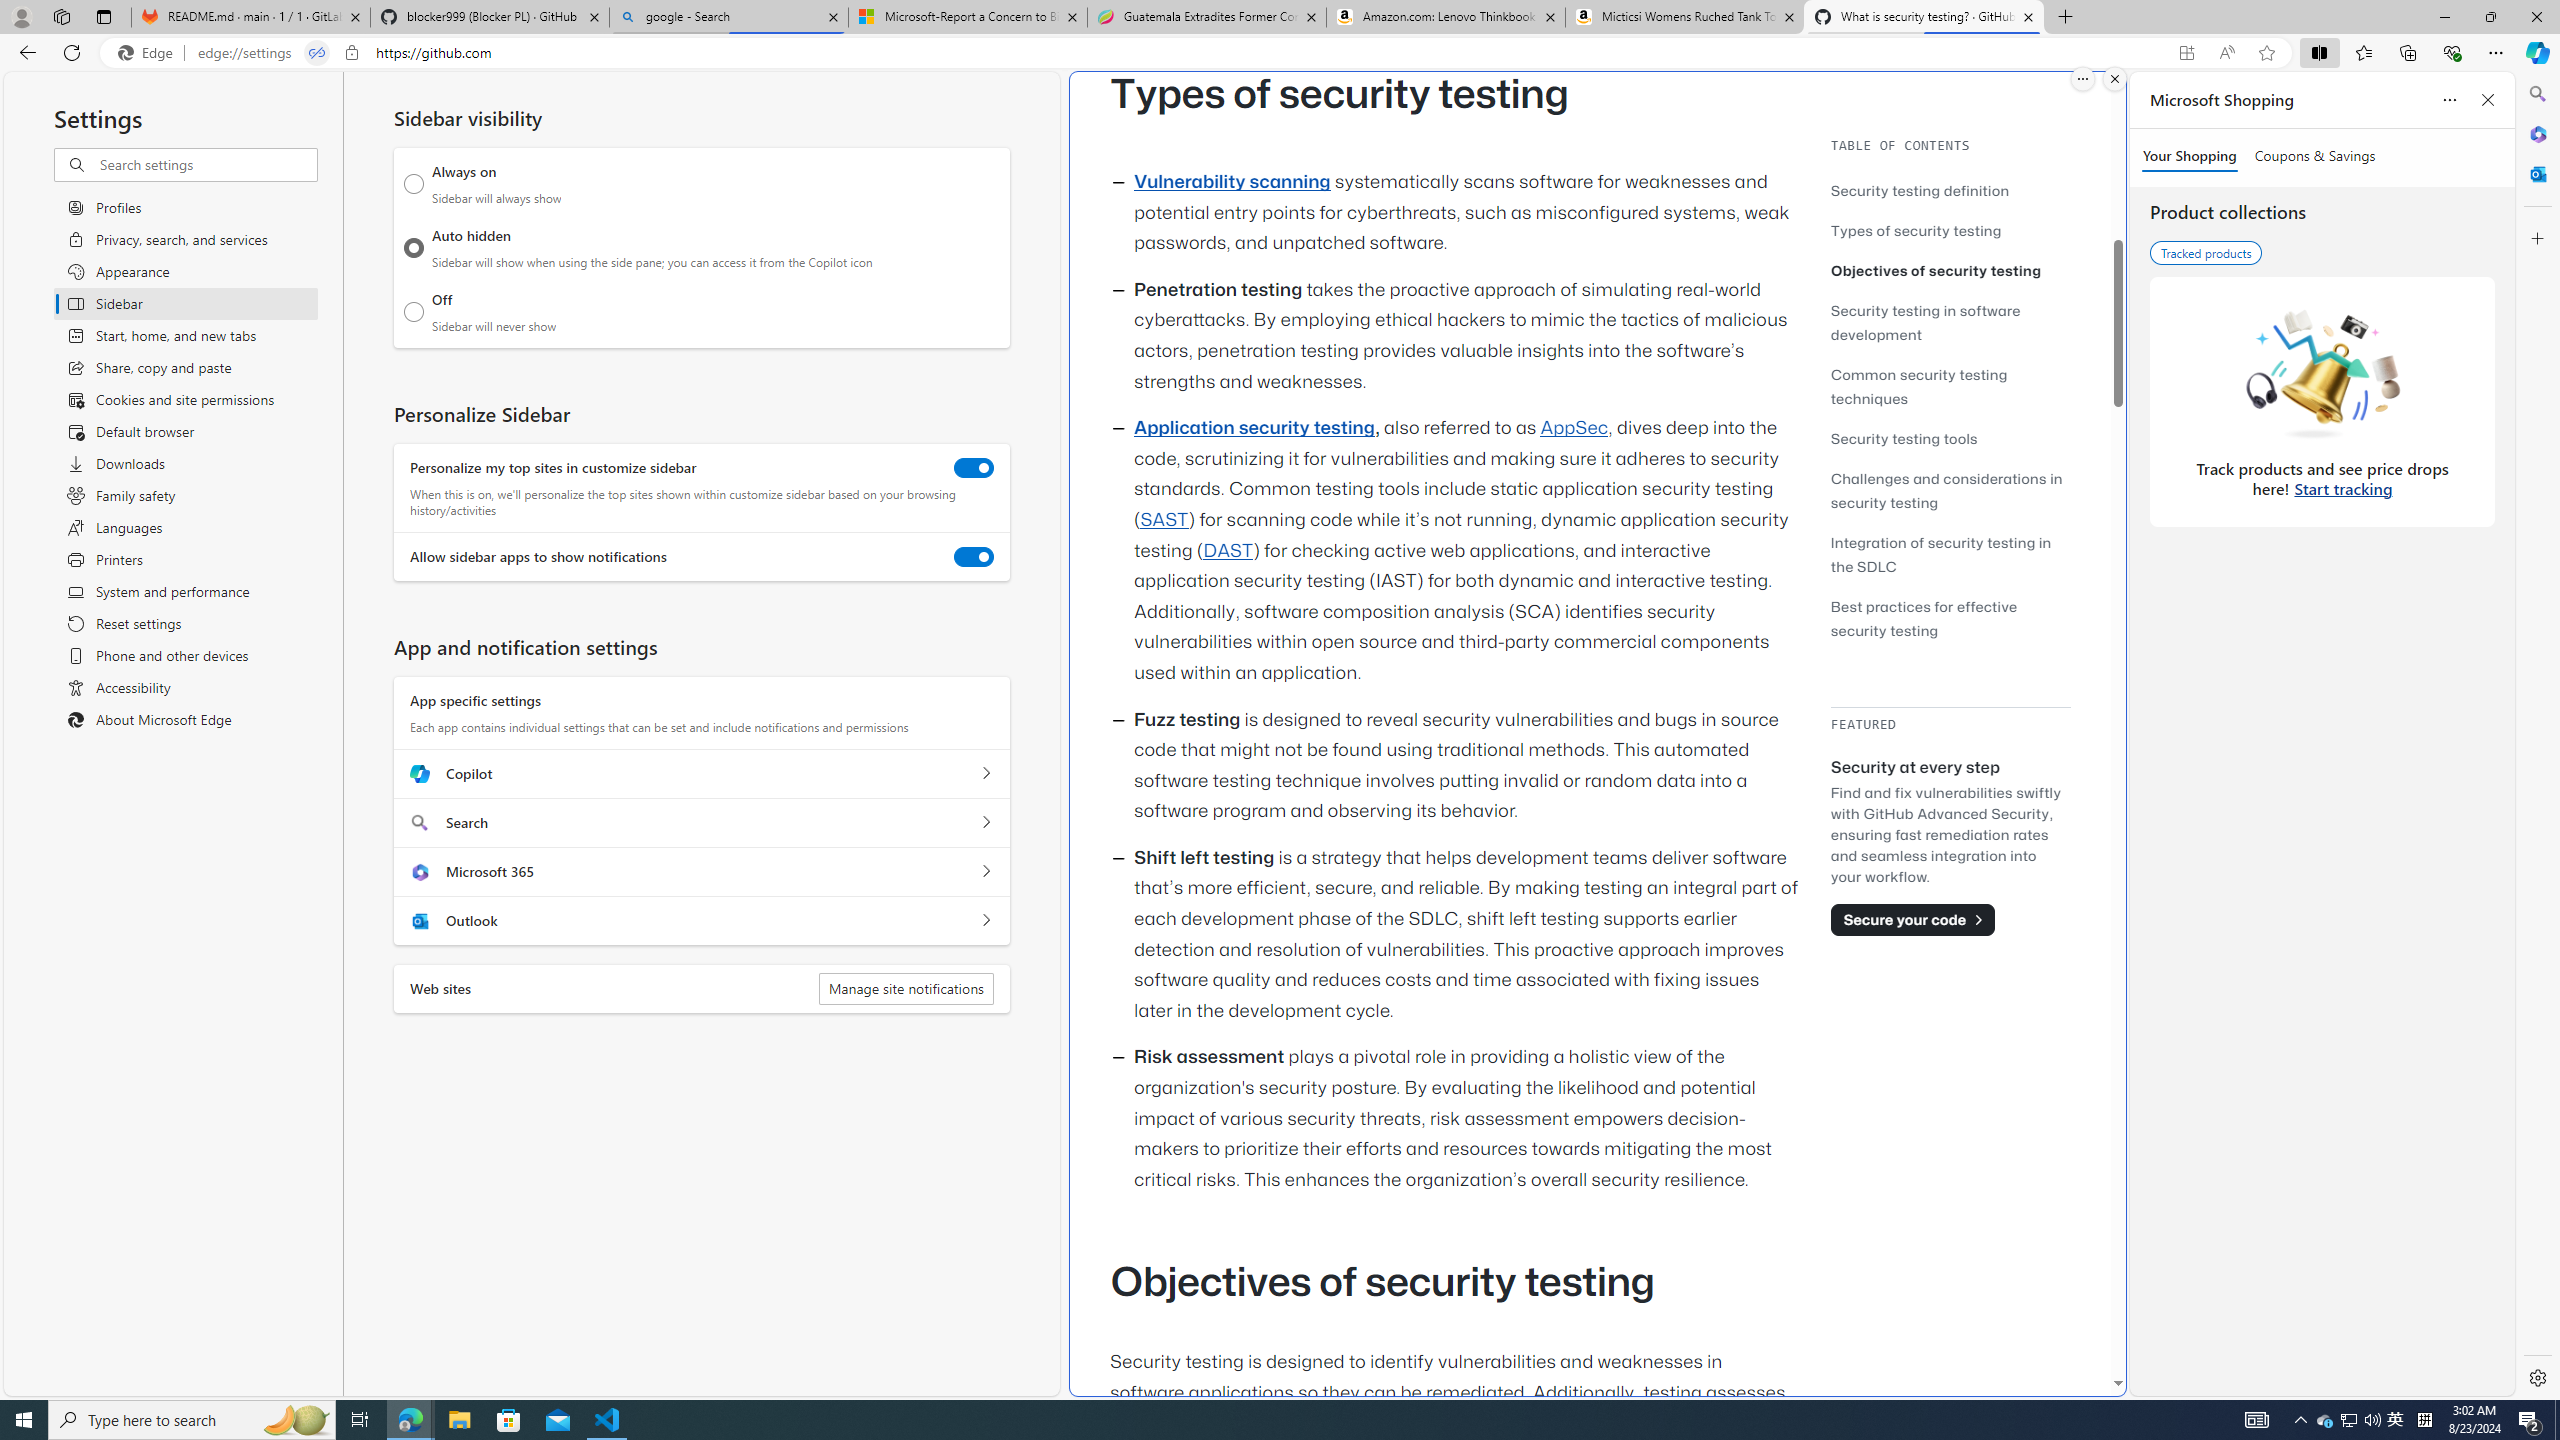 Image resolution: width=2560 pixels, height=1440 pixels. What do you see at coordinates (1945, 490) in the screenshot?
I see `'Challenges and considerations in security testing'` at bounding box center [1945, 490].